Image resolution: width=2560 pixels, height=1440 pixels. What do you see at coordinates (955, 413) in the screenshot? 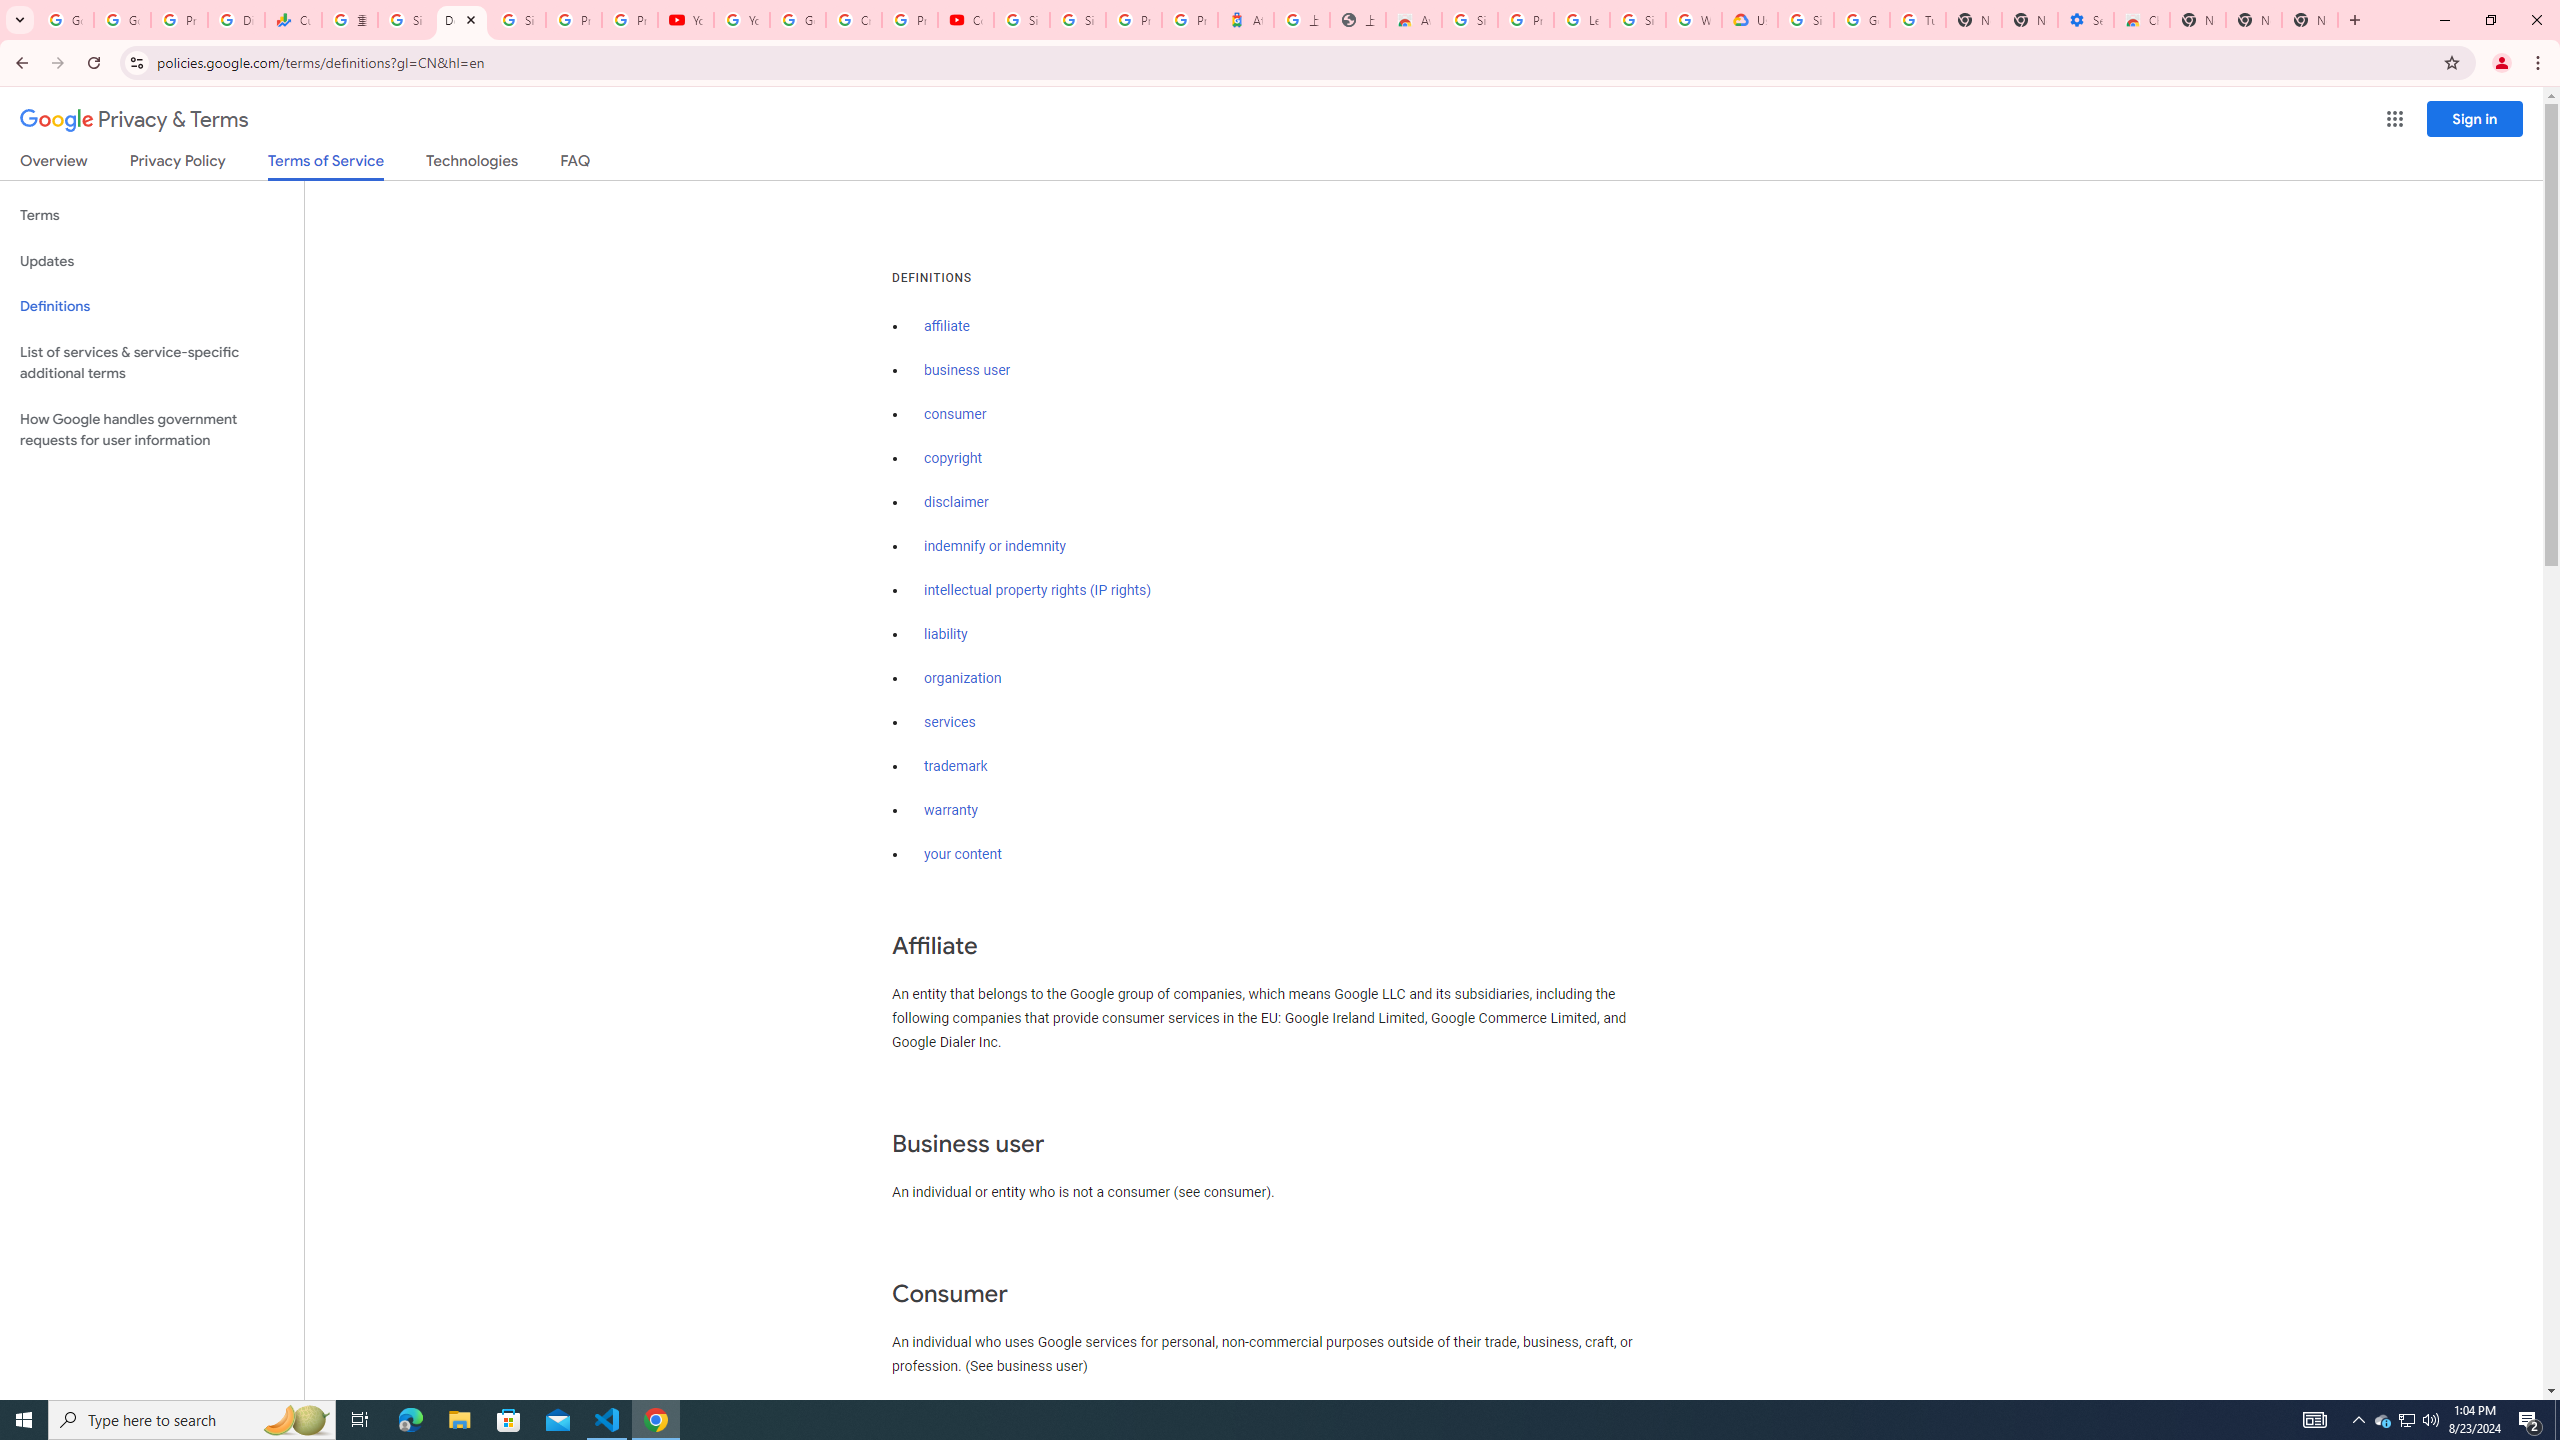
I see `'consumer'` at bounding box center [955, 413].